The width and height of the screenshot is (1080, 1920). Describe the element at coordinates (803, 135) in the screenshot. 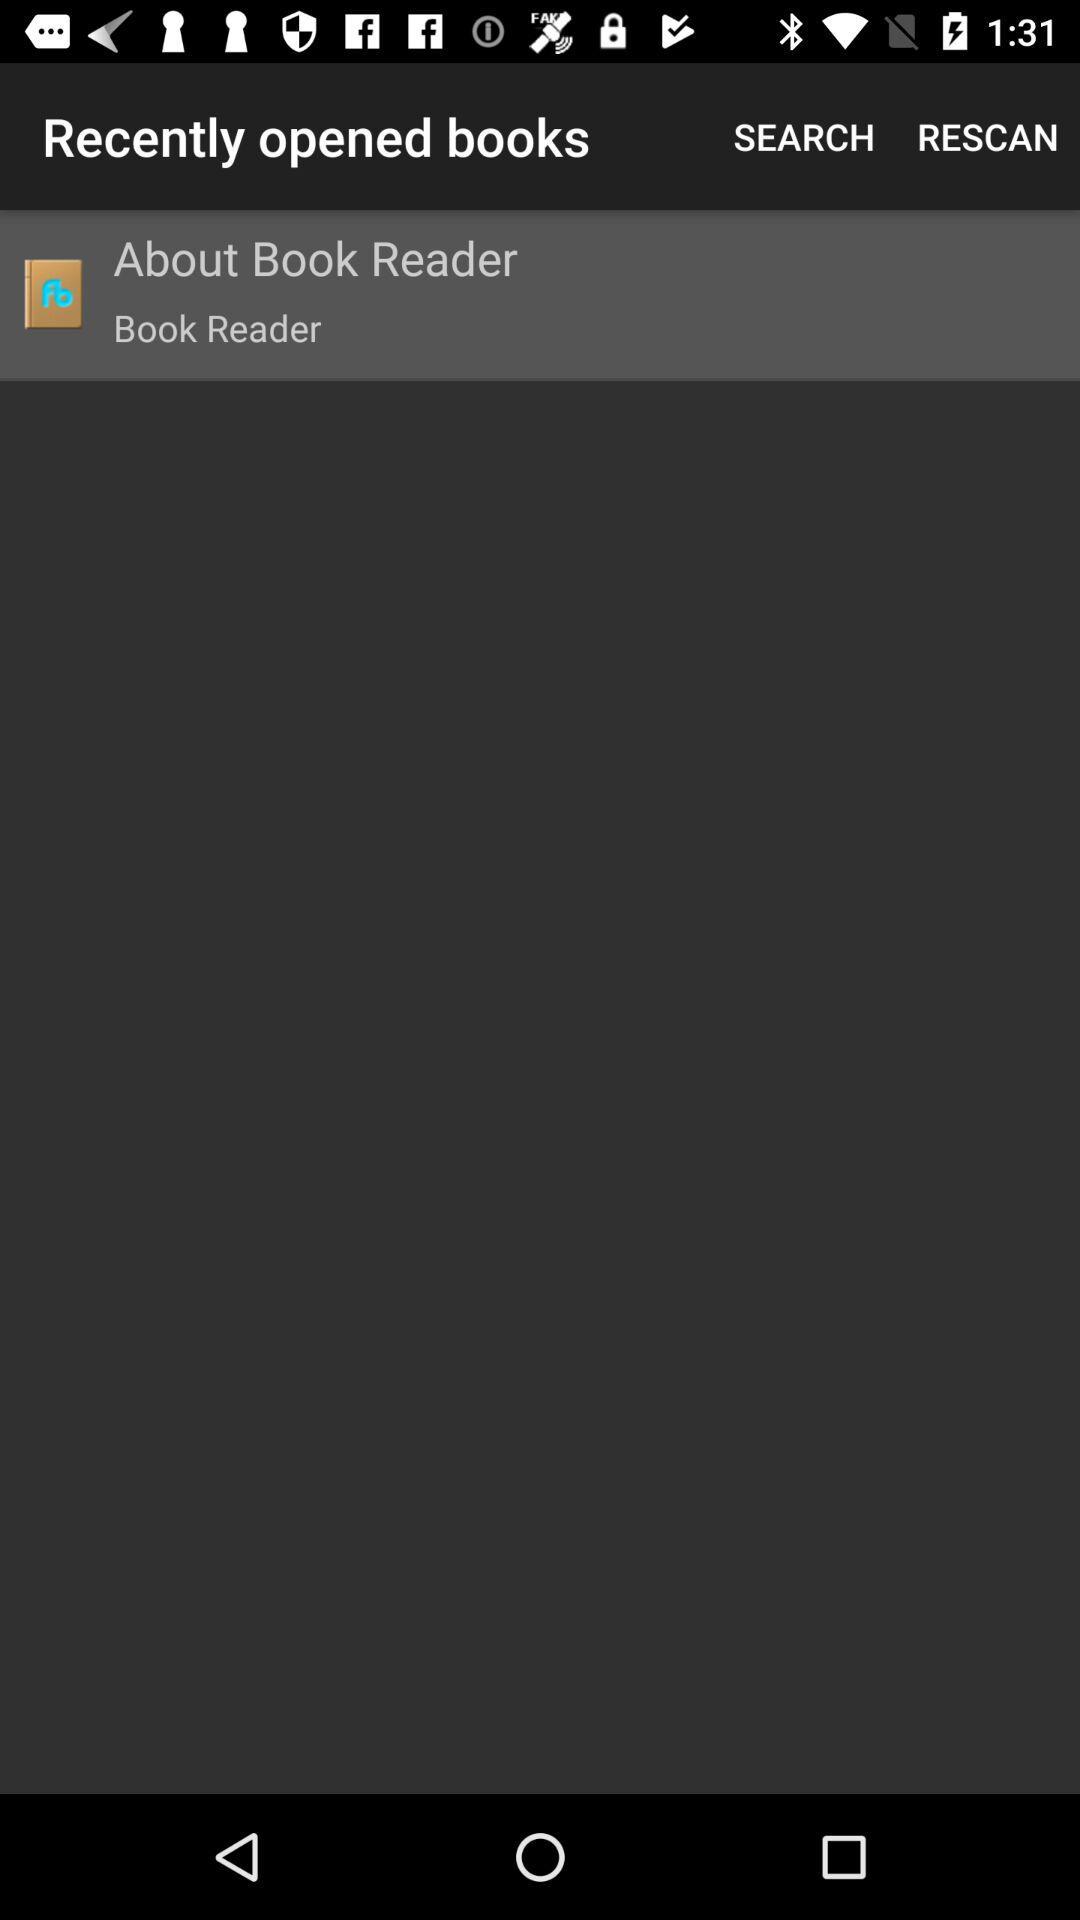

I see `the item to the left of the rescan icon` at that location.